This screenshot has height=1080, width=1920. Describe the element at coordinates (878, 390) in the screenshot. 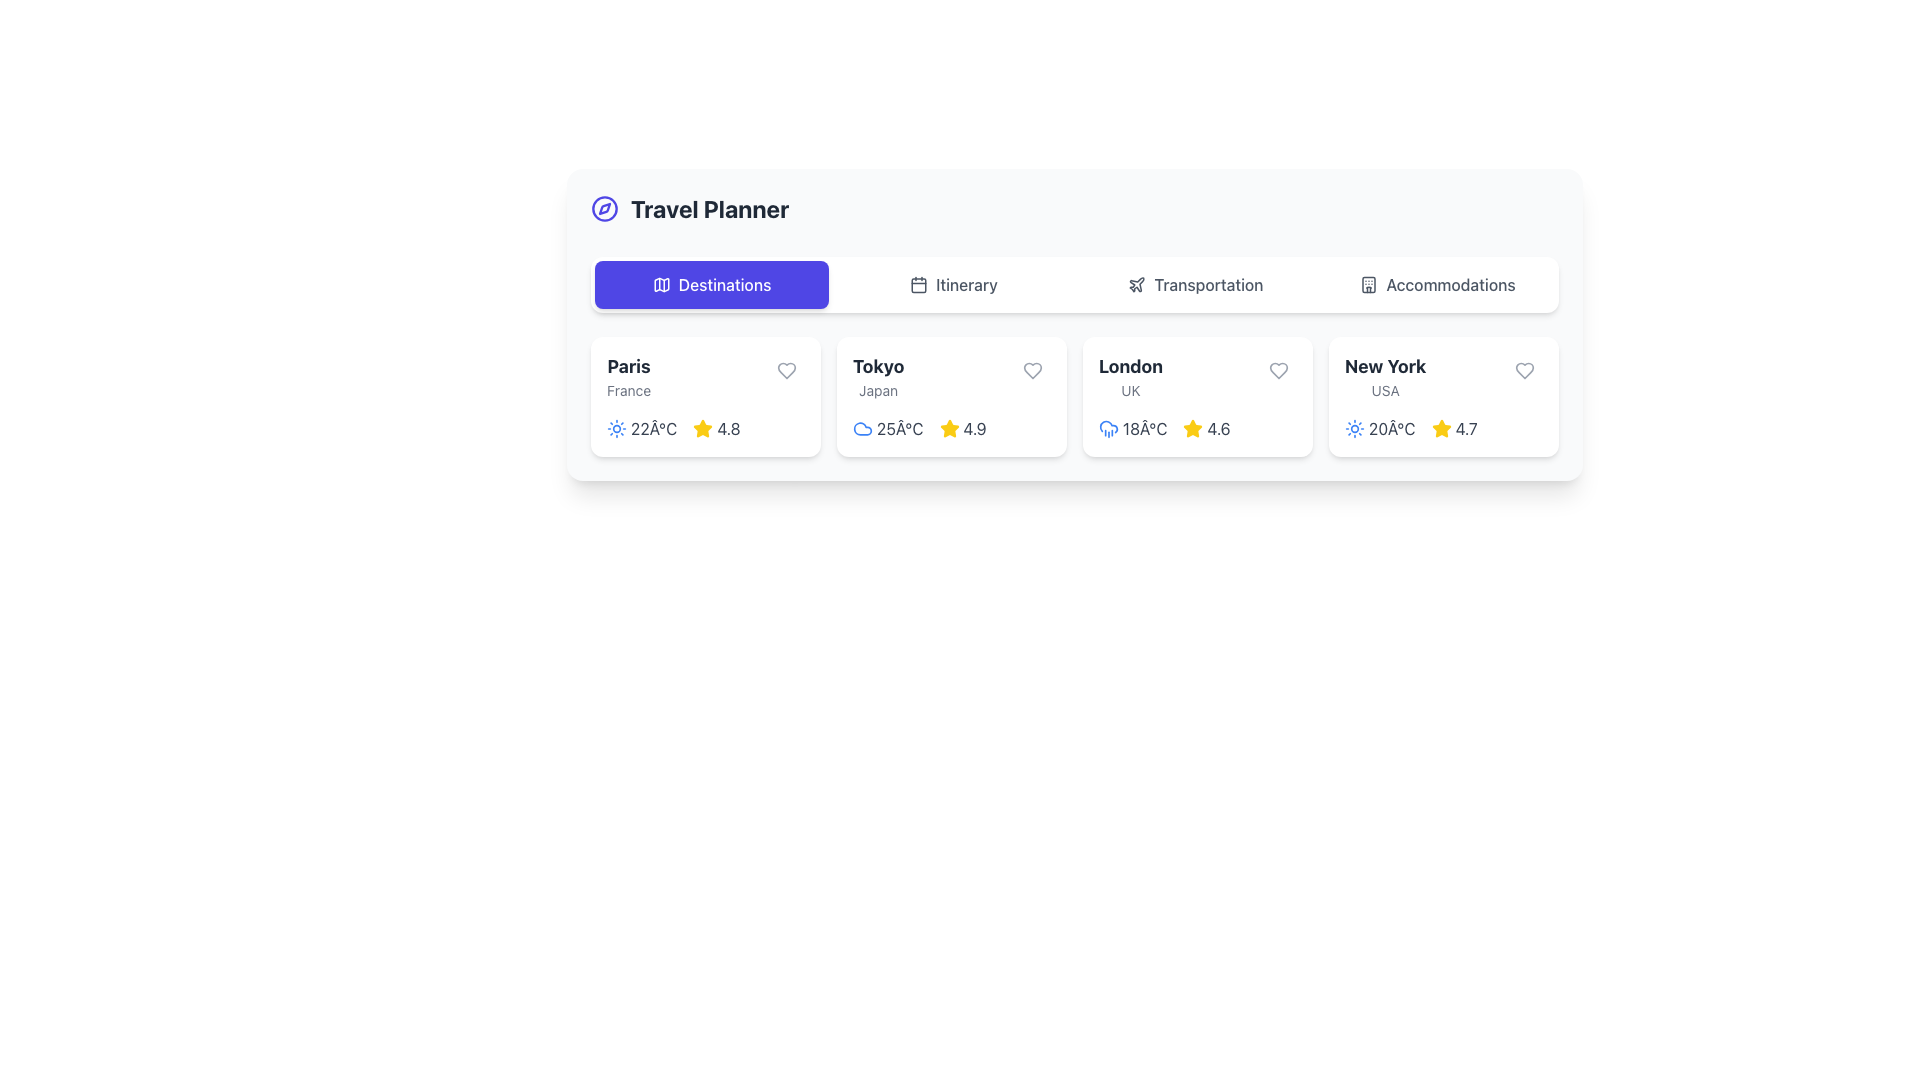

I see `the text label displaying 'Japan' in light gray font, located below the 'Tokyo' title within the second card of the 'Travel Planner' list` at that location.